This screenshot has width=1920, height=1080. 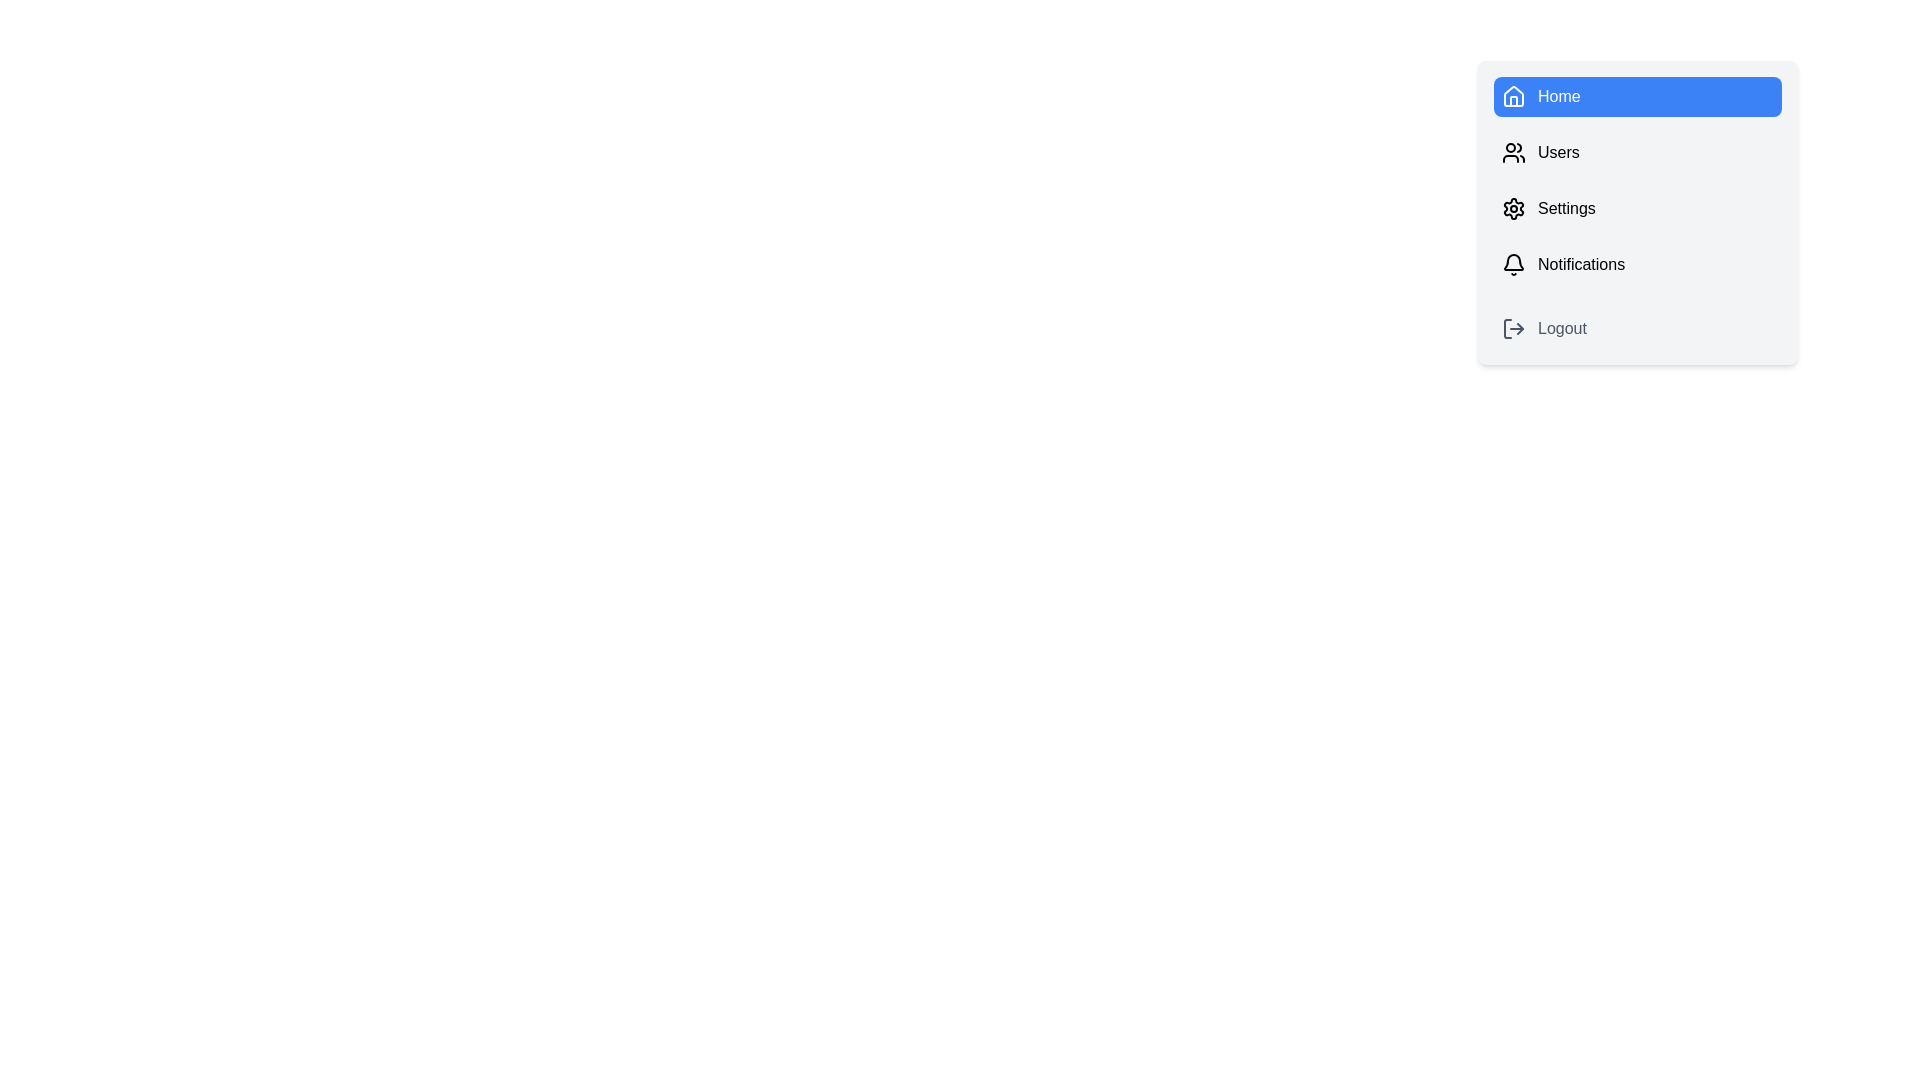 I want to click on the 'Users' menu icon located on the left in the second row of the vertical sidebar menu, so click(x=1513, y=152).